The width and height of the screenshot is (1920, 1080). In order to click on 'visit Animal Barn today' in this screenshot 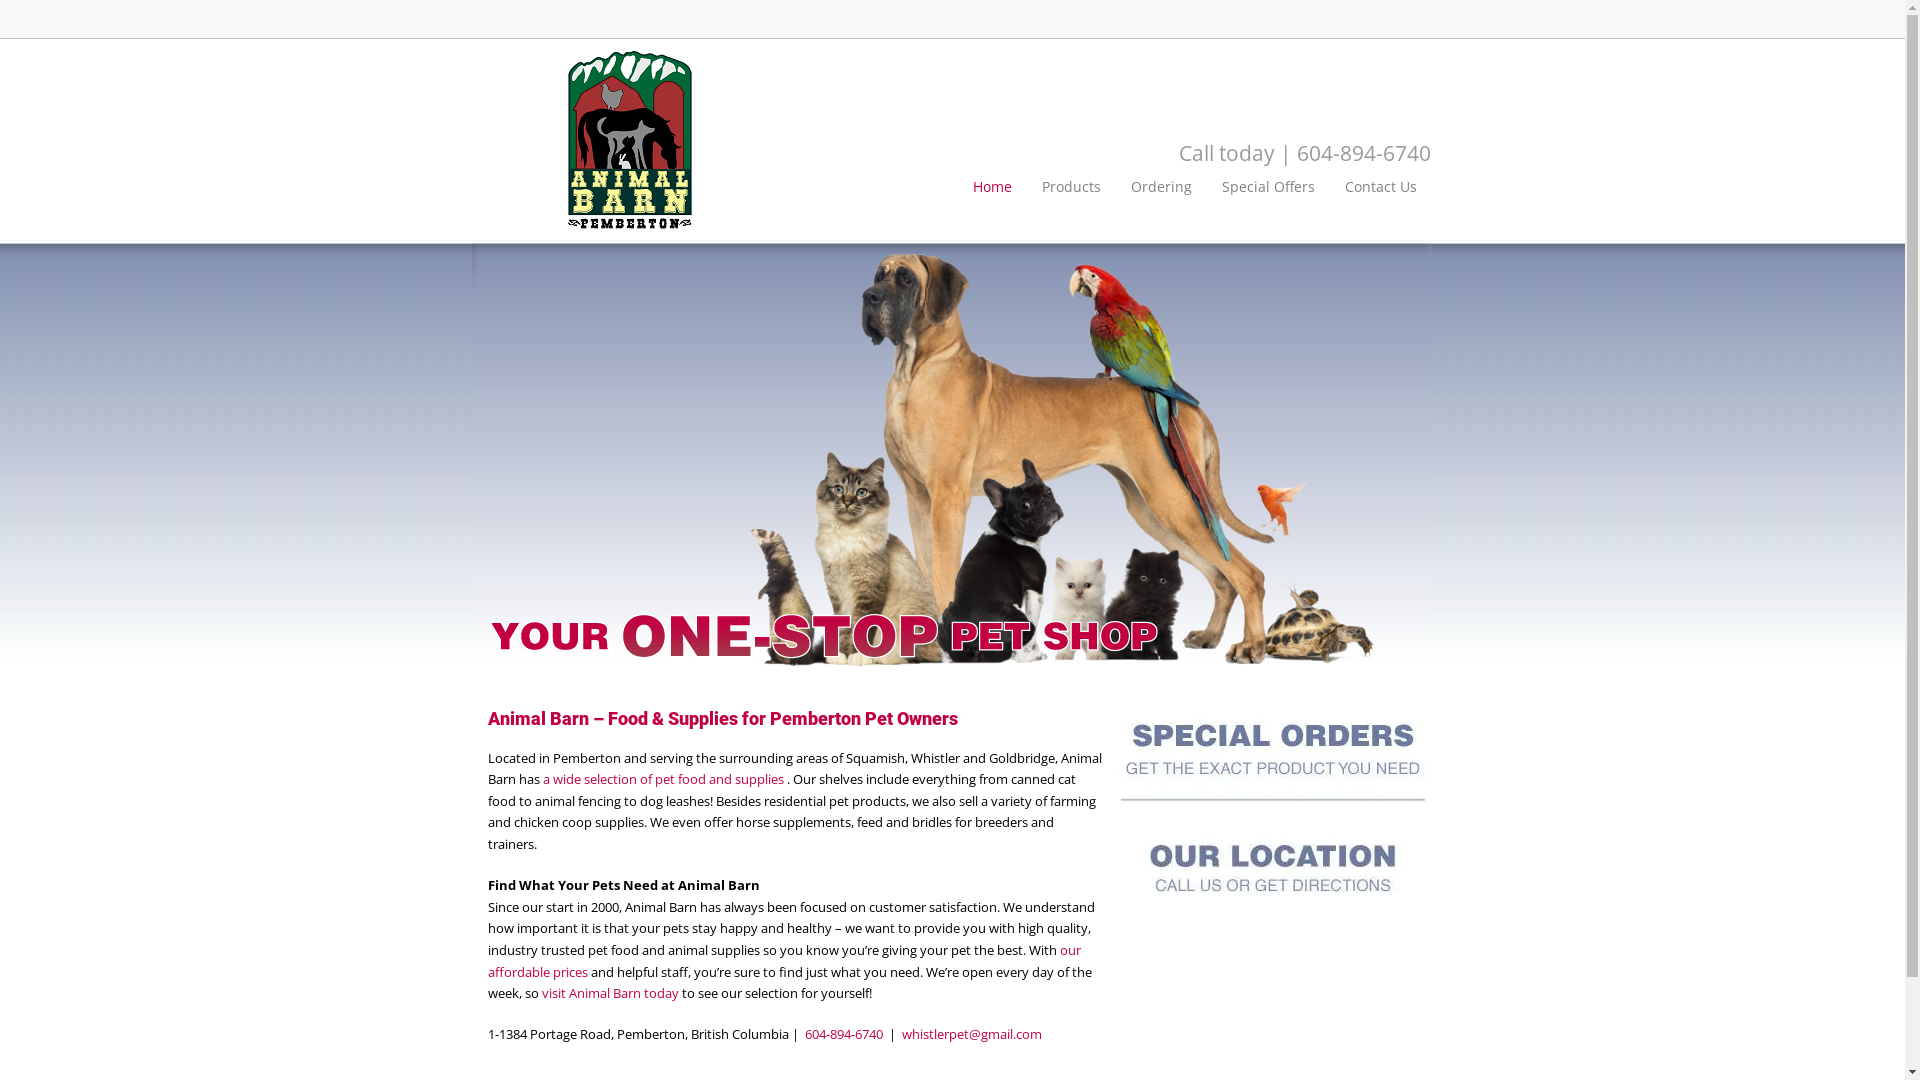, I will do `click(610, 992)`.